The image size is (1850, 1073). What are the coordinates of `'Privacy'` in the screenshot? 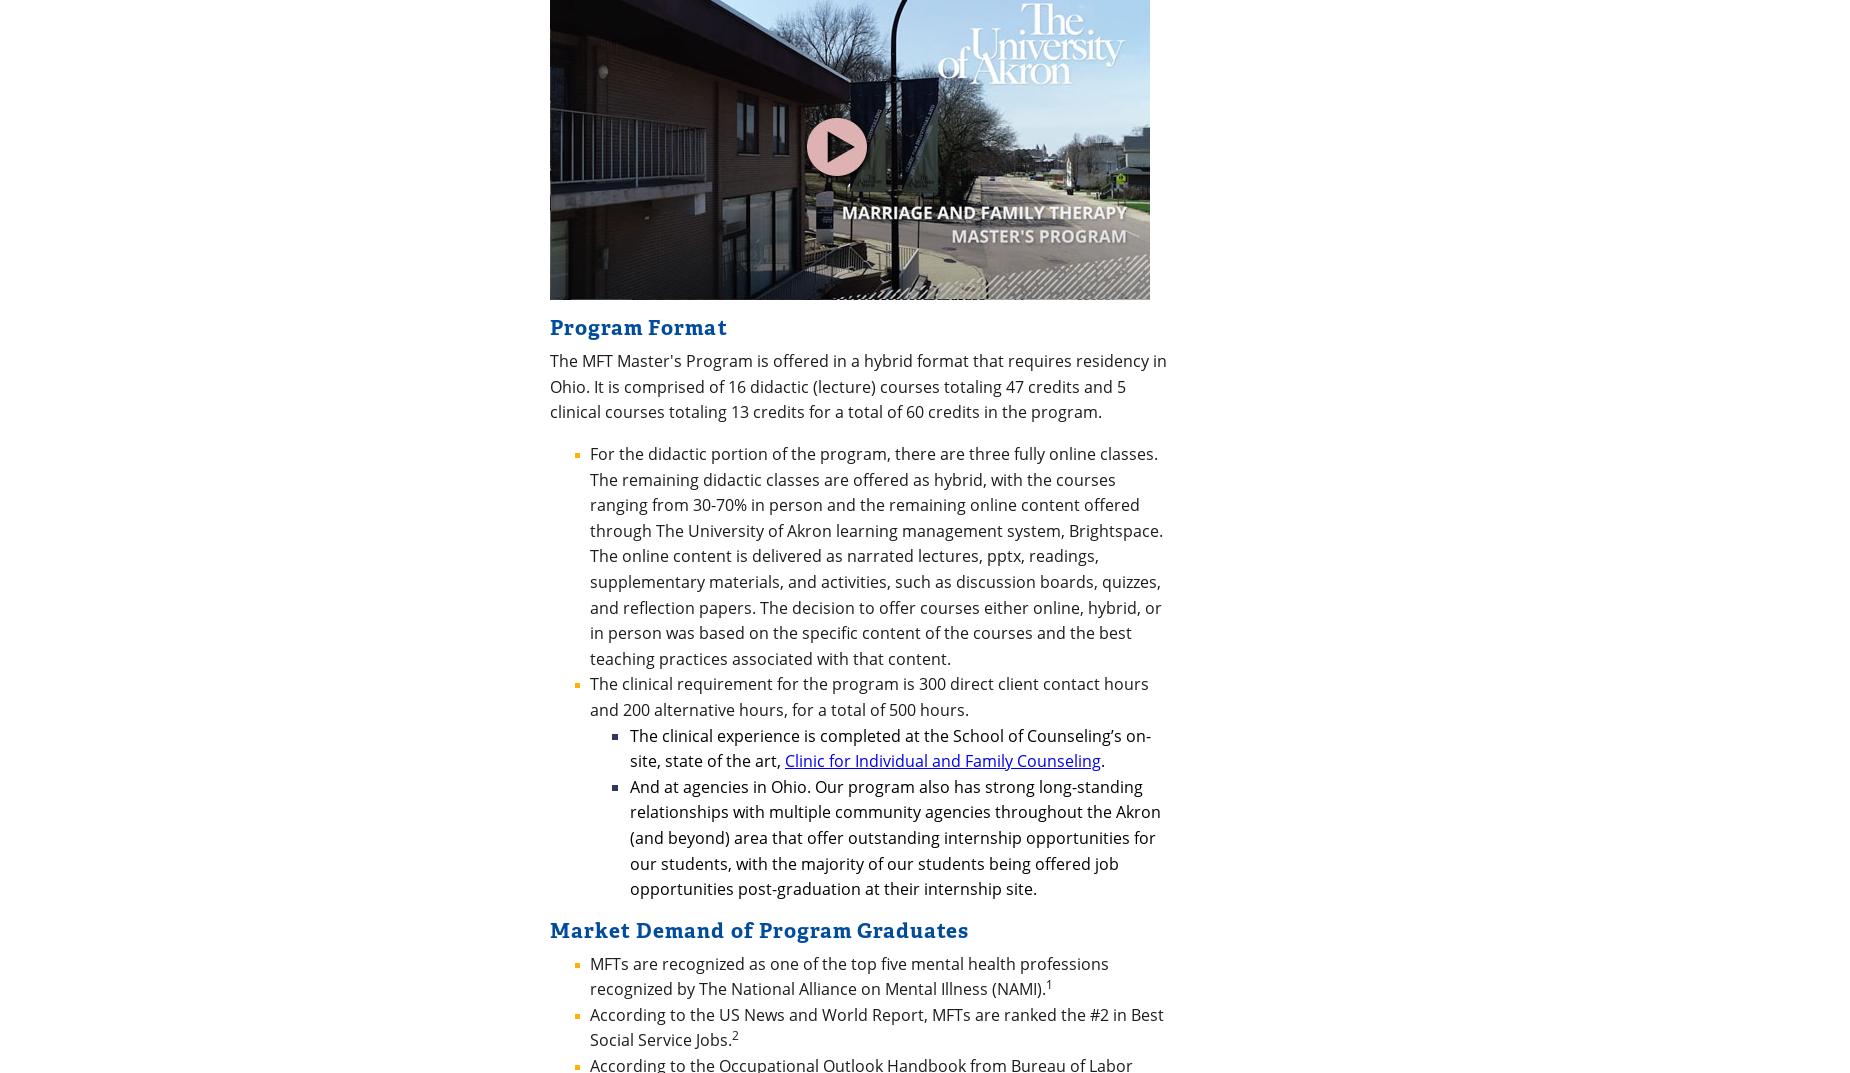 It's located at (655, 836).